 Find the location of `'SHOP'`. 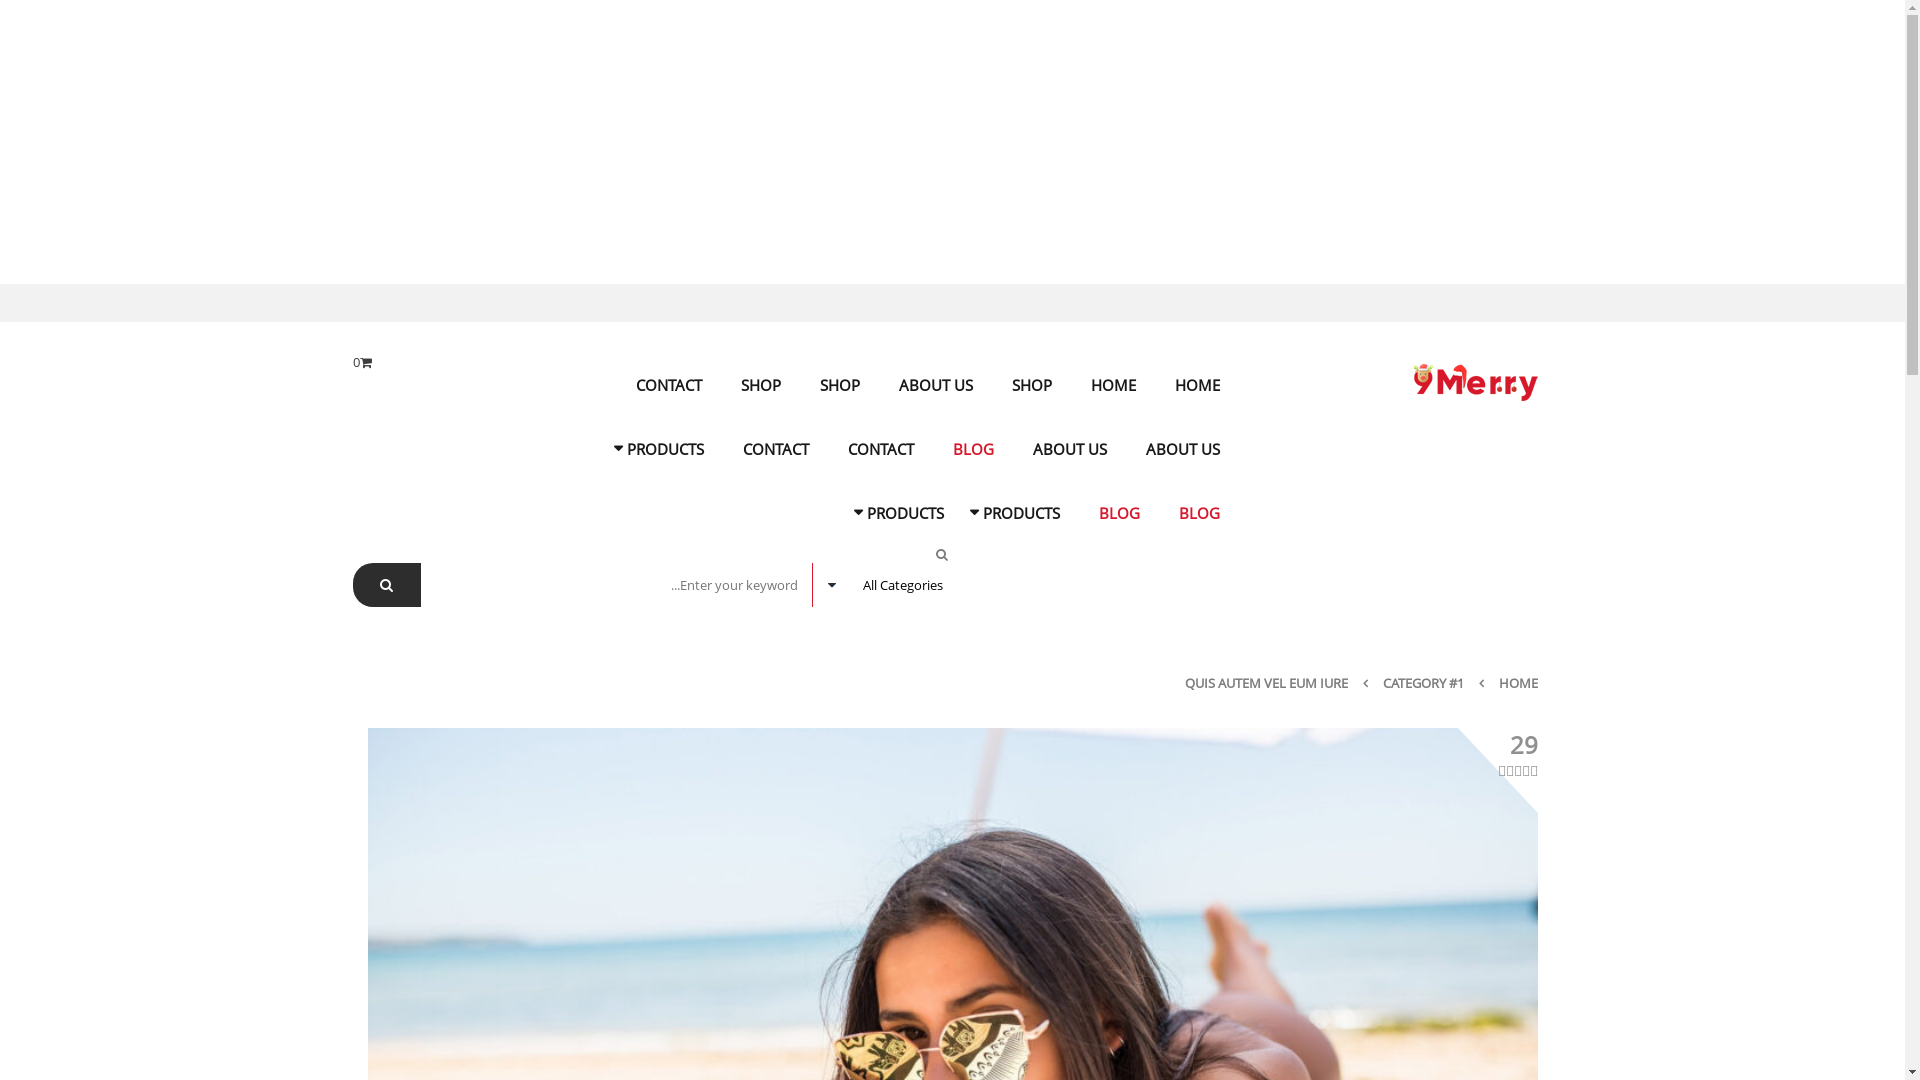

'SHOP' is located at coordinates (840, 385).